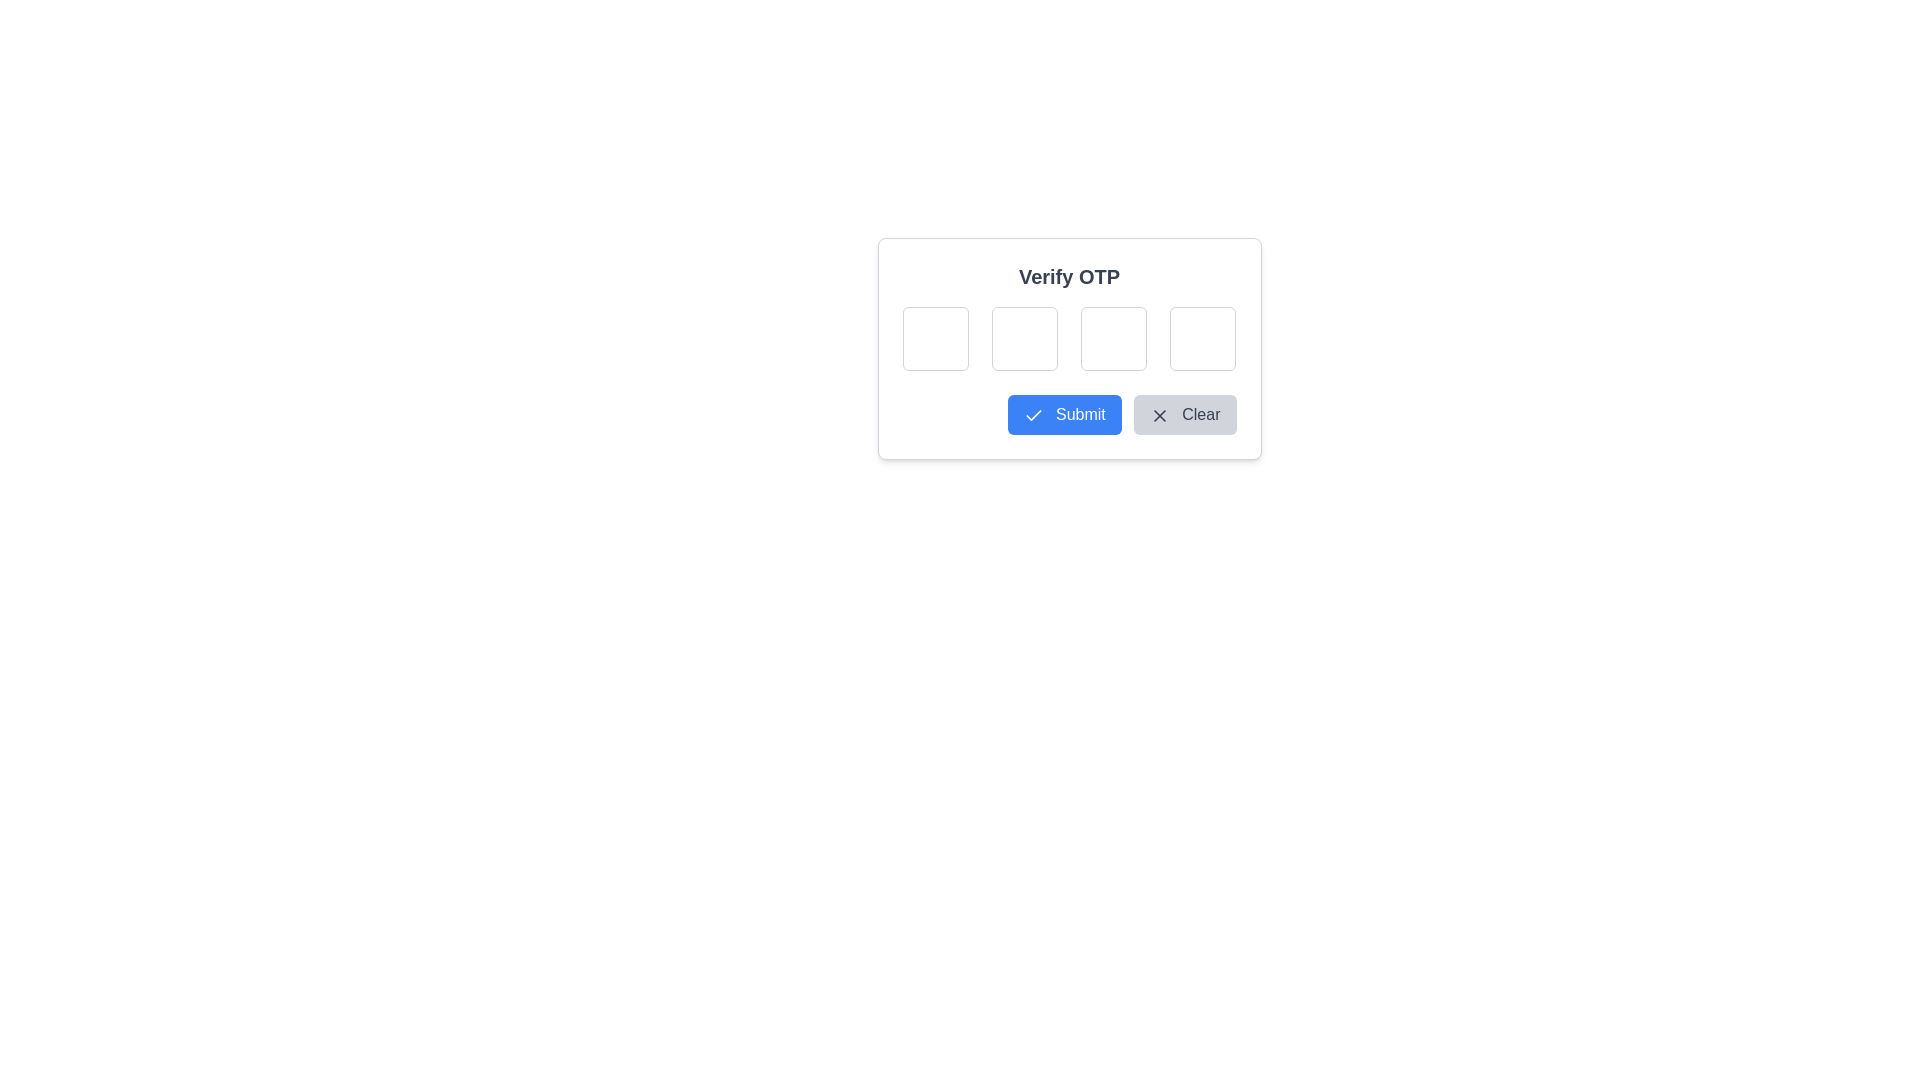 The height and width of the screenshot is (1080, 1920). I want to click on the 'Submit' button, which is the leftmost button with a white checkmark icon on a blue background, so click(1063, 414).